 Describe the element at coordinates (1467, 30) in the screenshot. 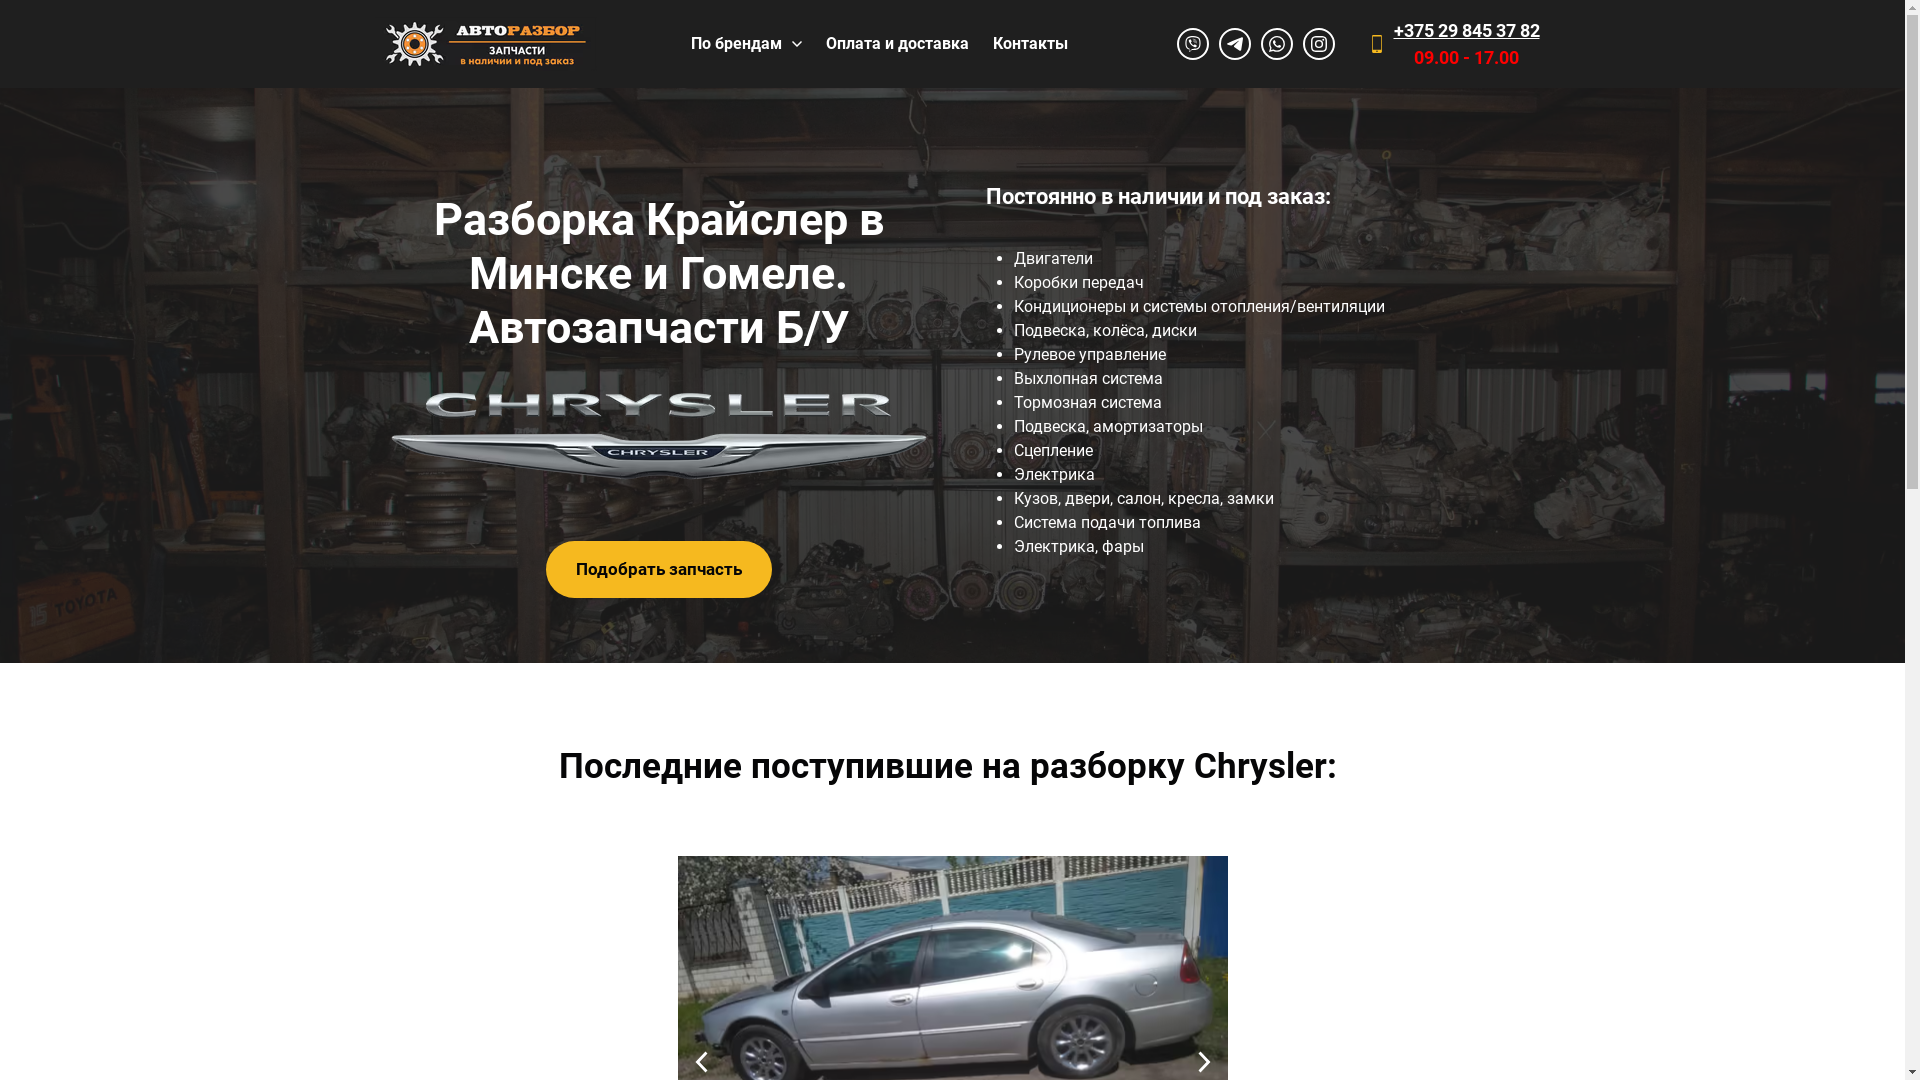

I see `'+375 29 845 37 82'` at that location.